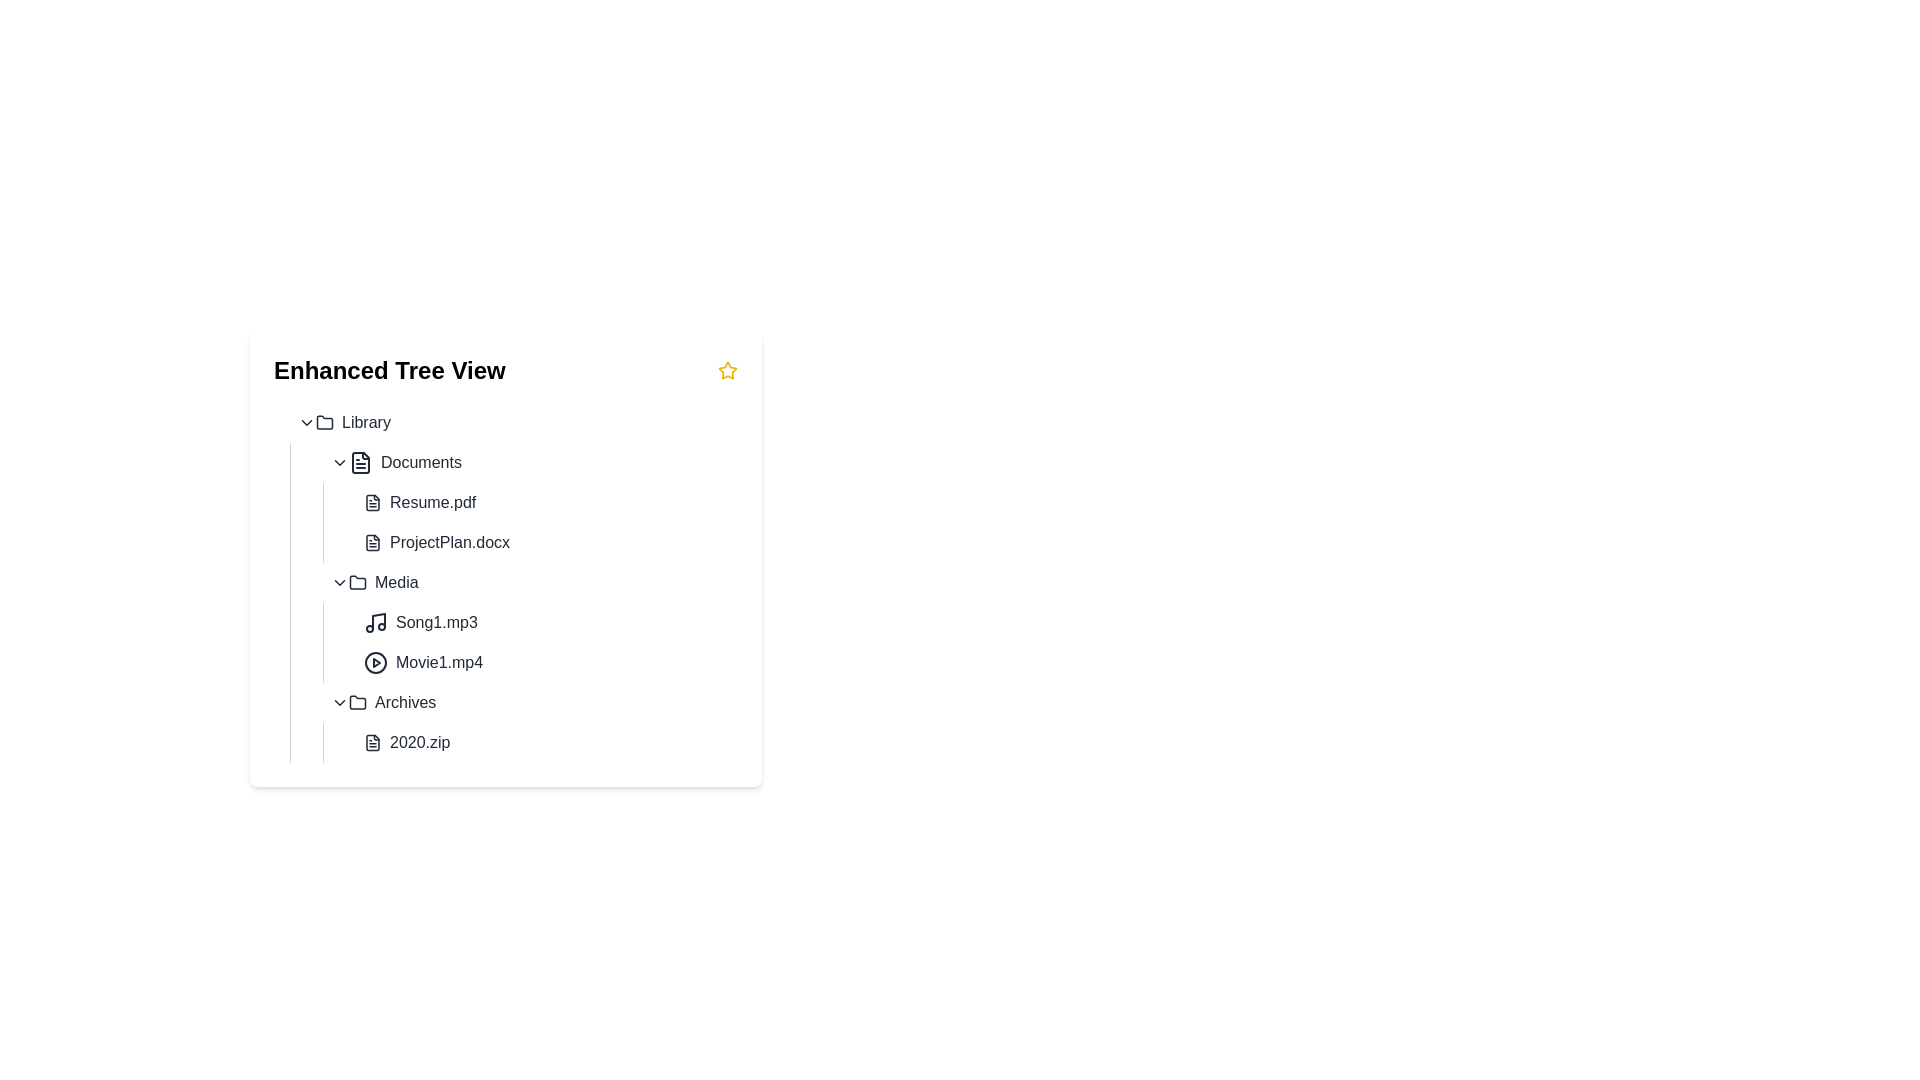  What do you see at coordinates (360, 462) in the screenshot?
I see `the document icon, which is styled with dark outlines and located next to the text label 'Documents'` at bounding box center [360, 462].